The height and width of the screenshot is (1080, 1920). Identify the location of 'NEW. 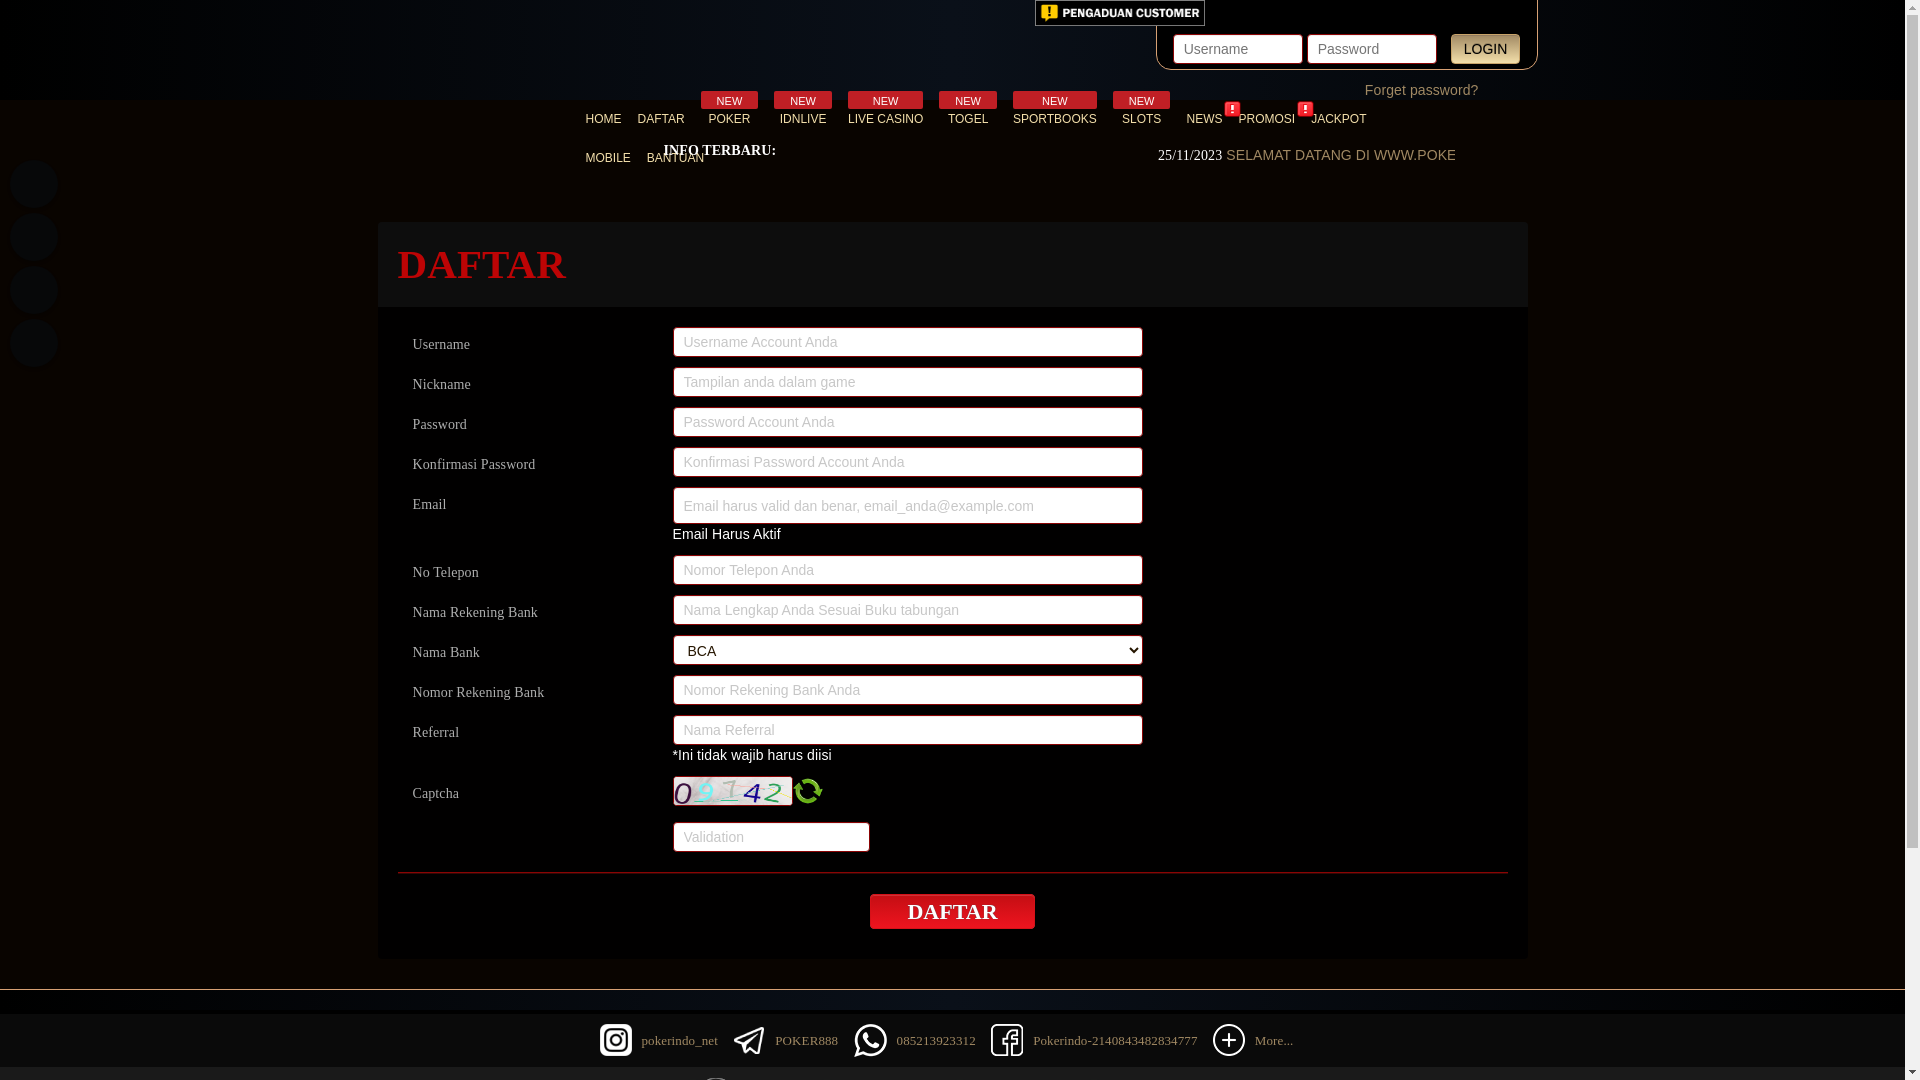
(1054, 119).